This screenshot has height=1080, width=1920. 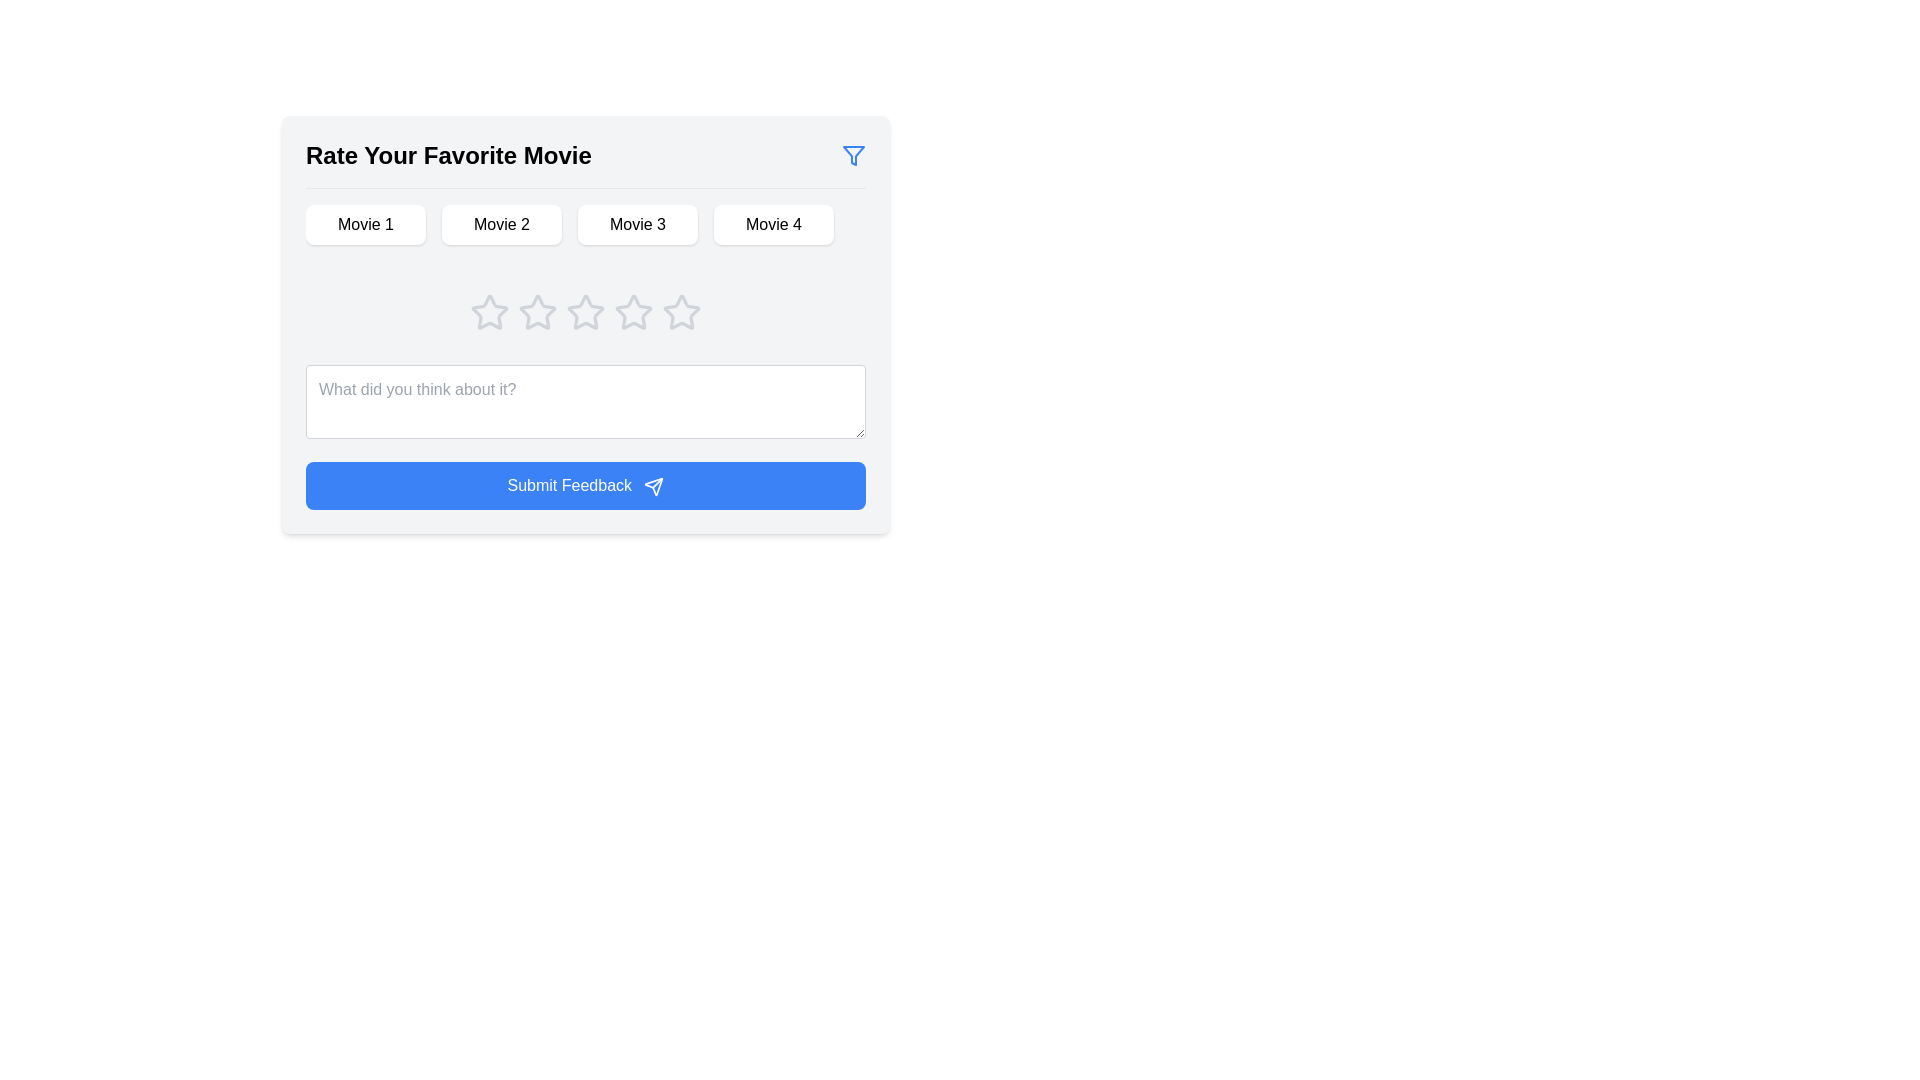 What do you see at coordinates (772, 224) in the screenshot?
I see `the text label for 'Movie 4', which serves as a selectable option in the 'Rate Your Favorite Movie' section` at bounding box center [772, 224].